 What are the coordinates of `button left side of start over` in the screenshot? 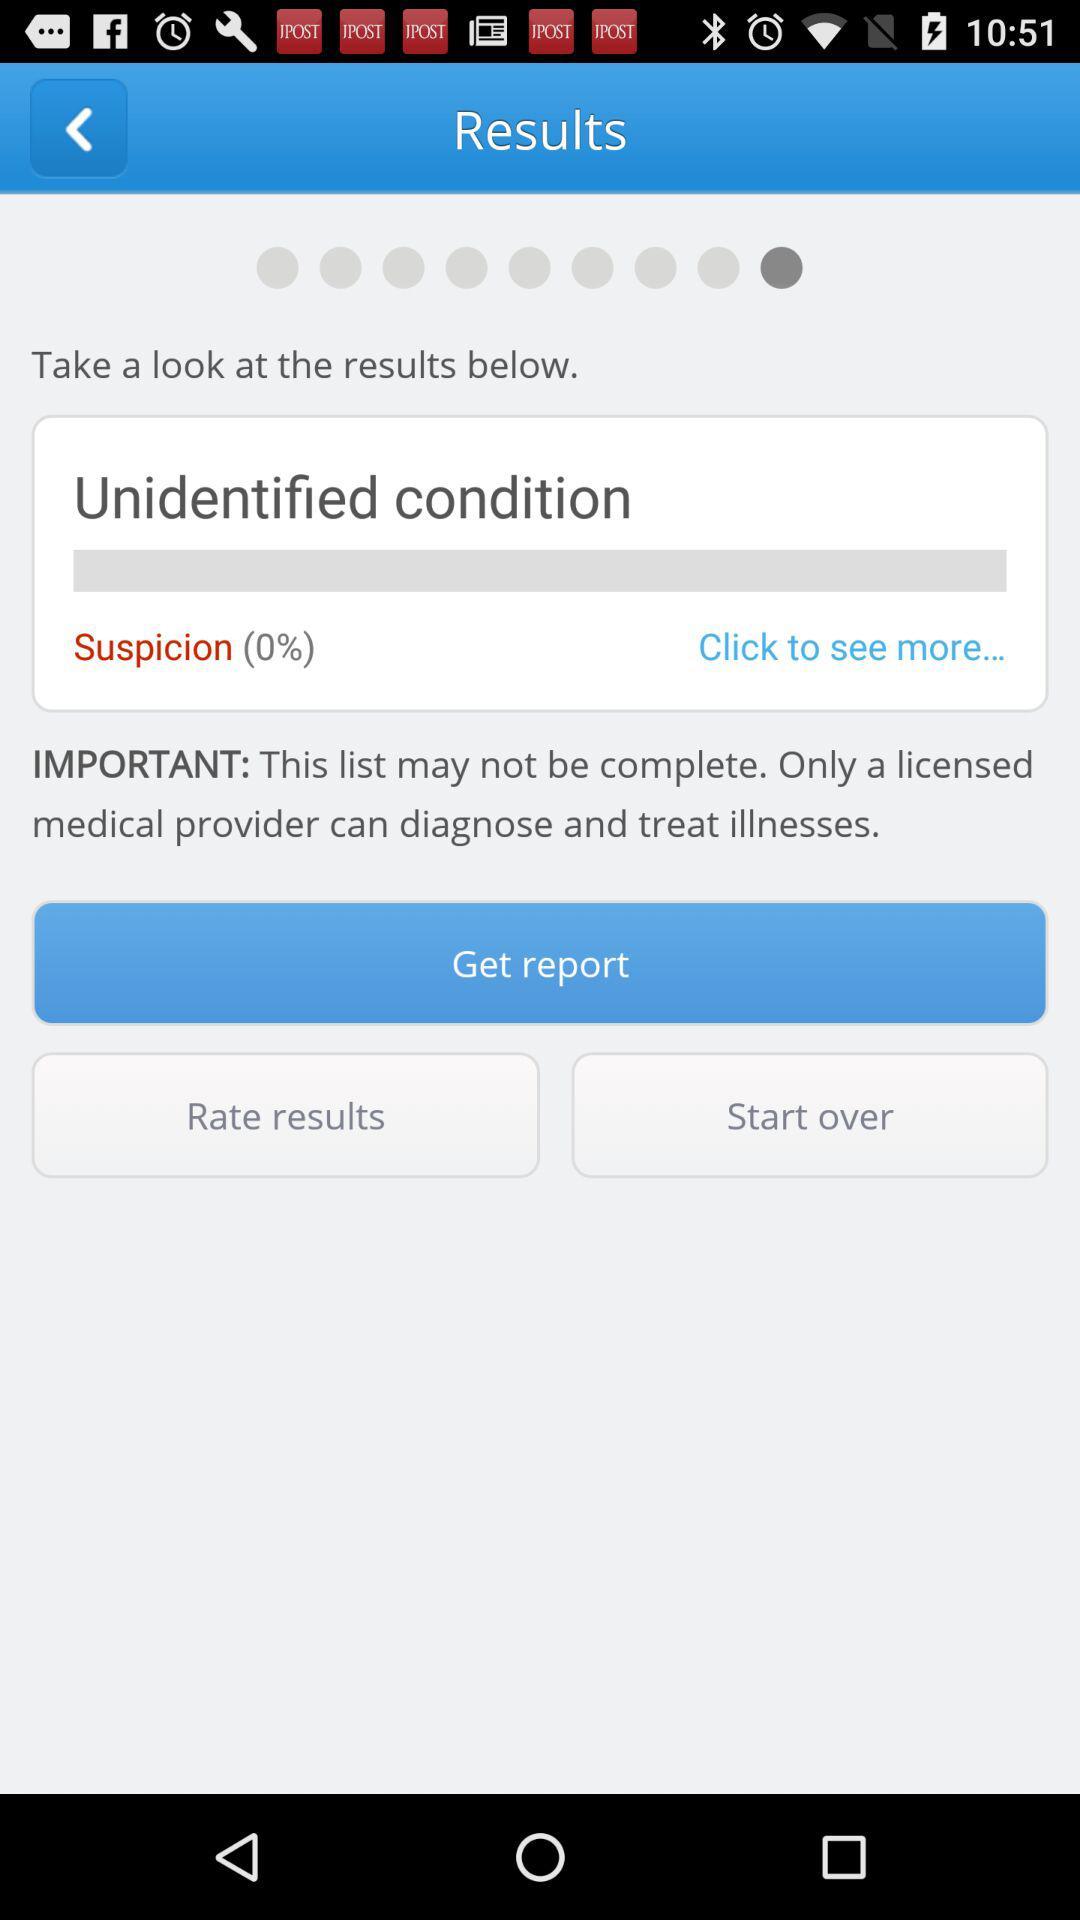 It's located at (285, 1113).